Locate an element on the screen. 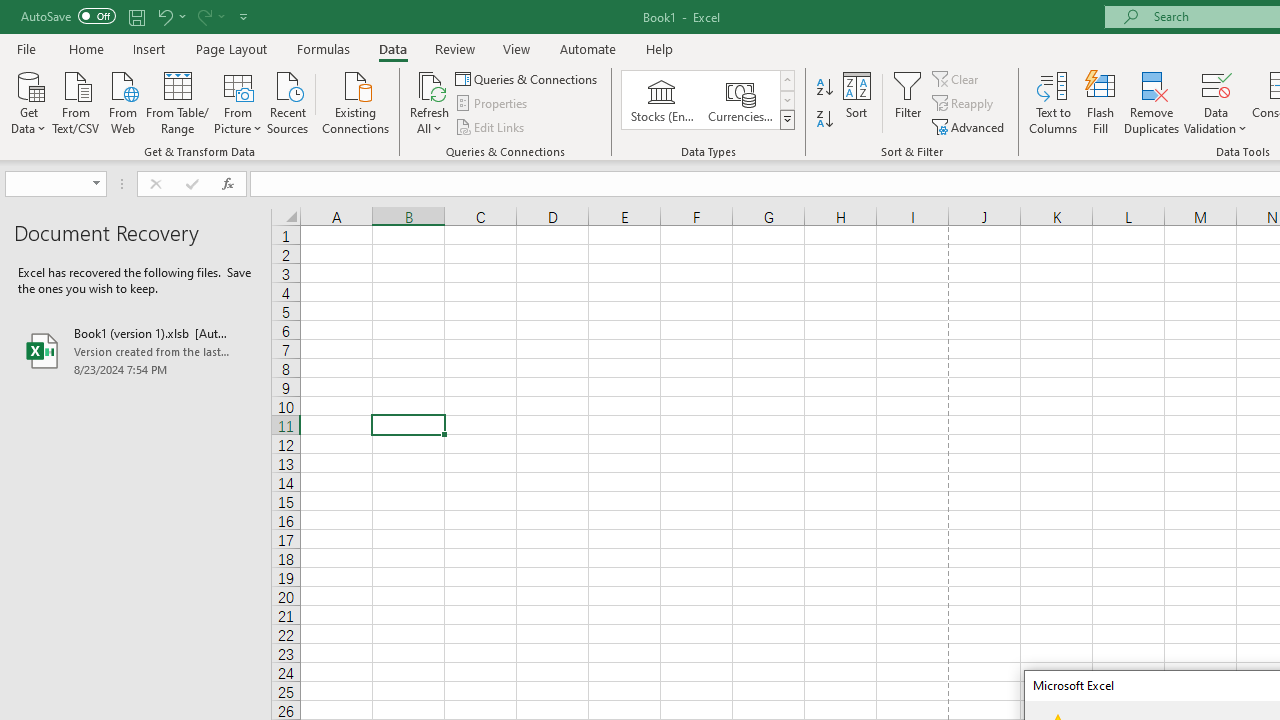 The image size is (1280, 720). 'Home' is located at coordinates (85, 48).